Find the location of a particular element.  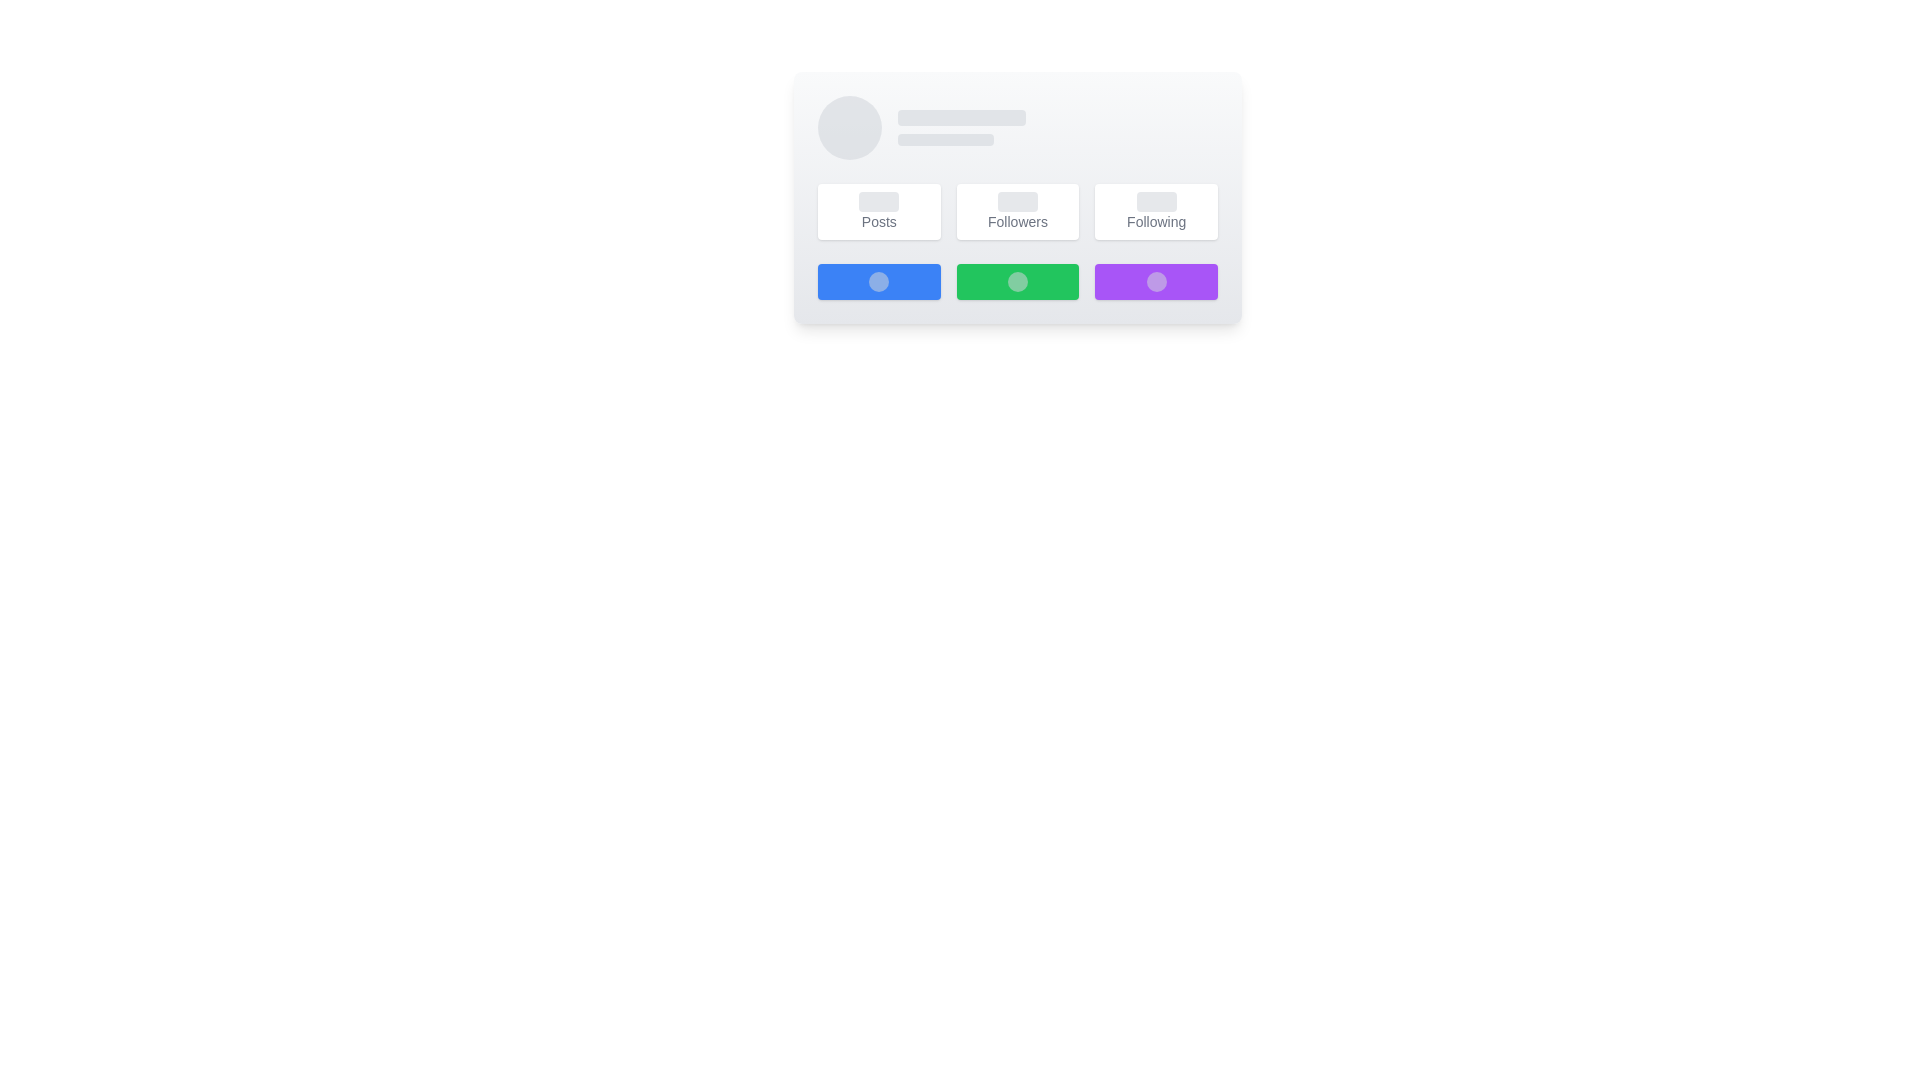

the 'Posts' card located in the upper-middle section of the interface for navigation is located at coordinates (879, 212).